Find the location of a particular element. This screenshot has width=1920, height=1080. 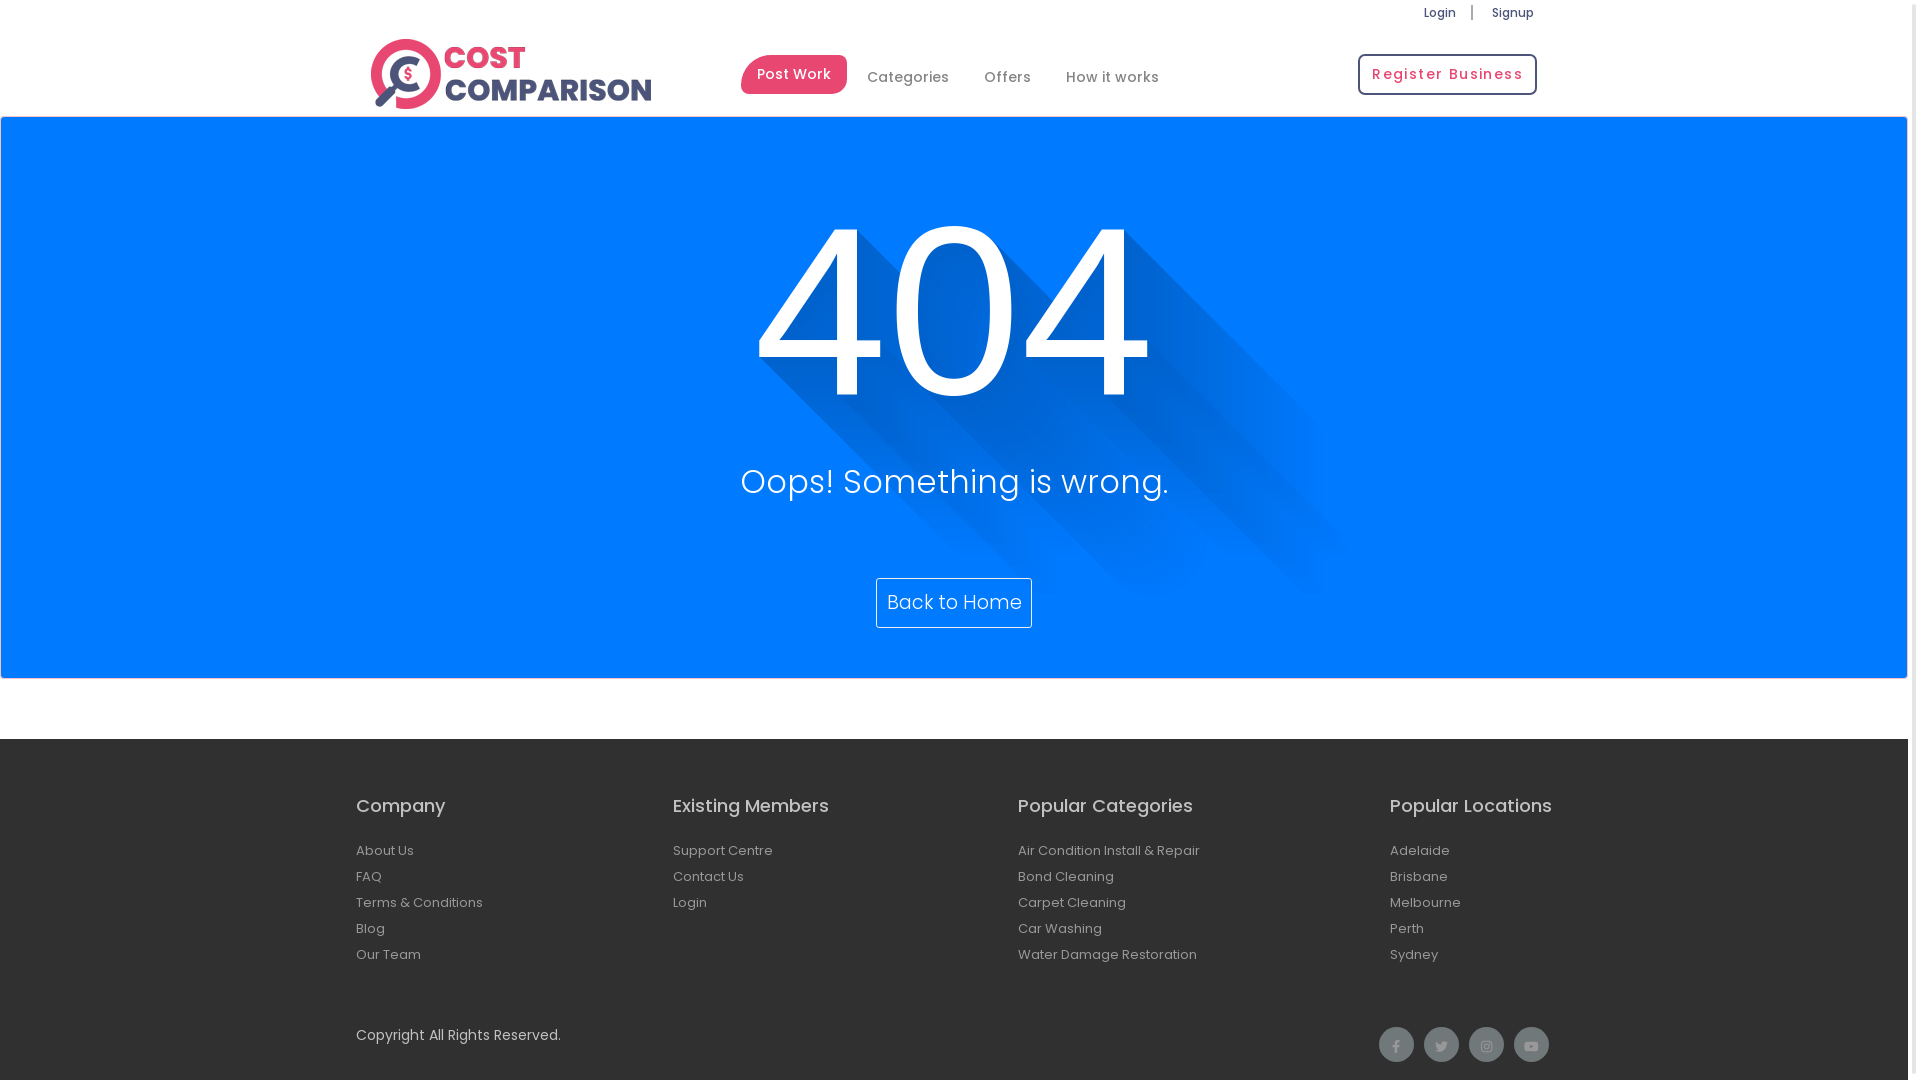

'Contact Us' is located at coordinates (708, 875).